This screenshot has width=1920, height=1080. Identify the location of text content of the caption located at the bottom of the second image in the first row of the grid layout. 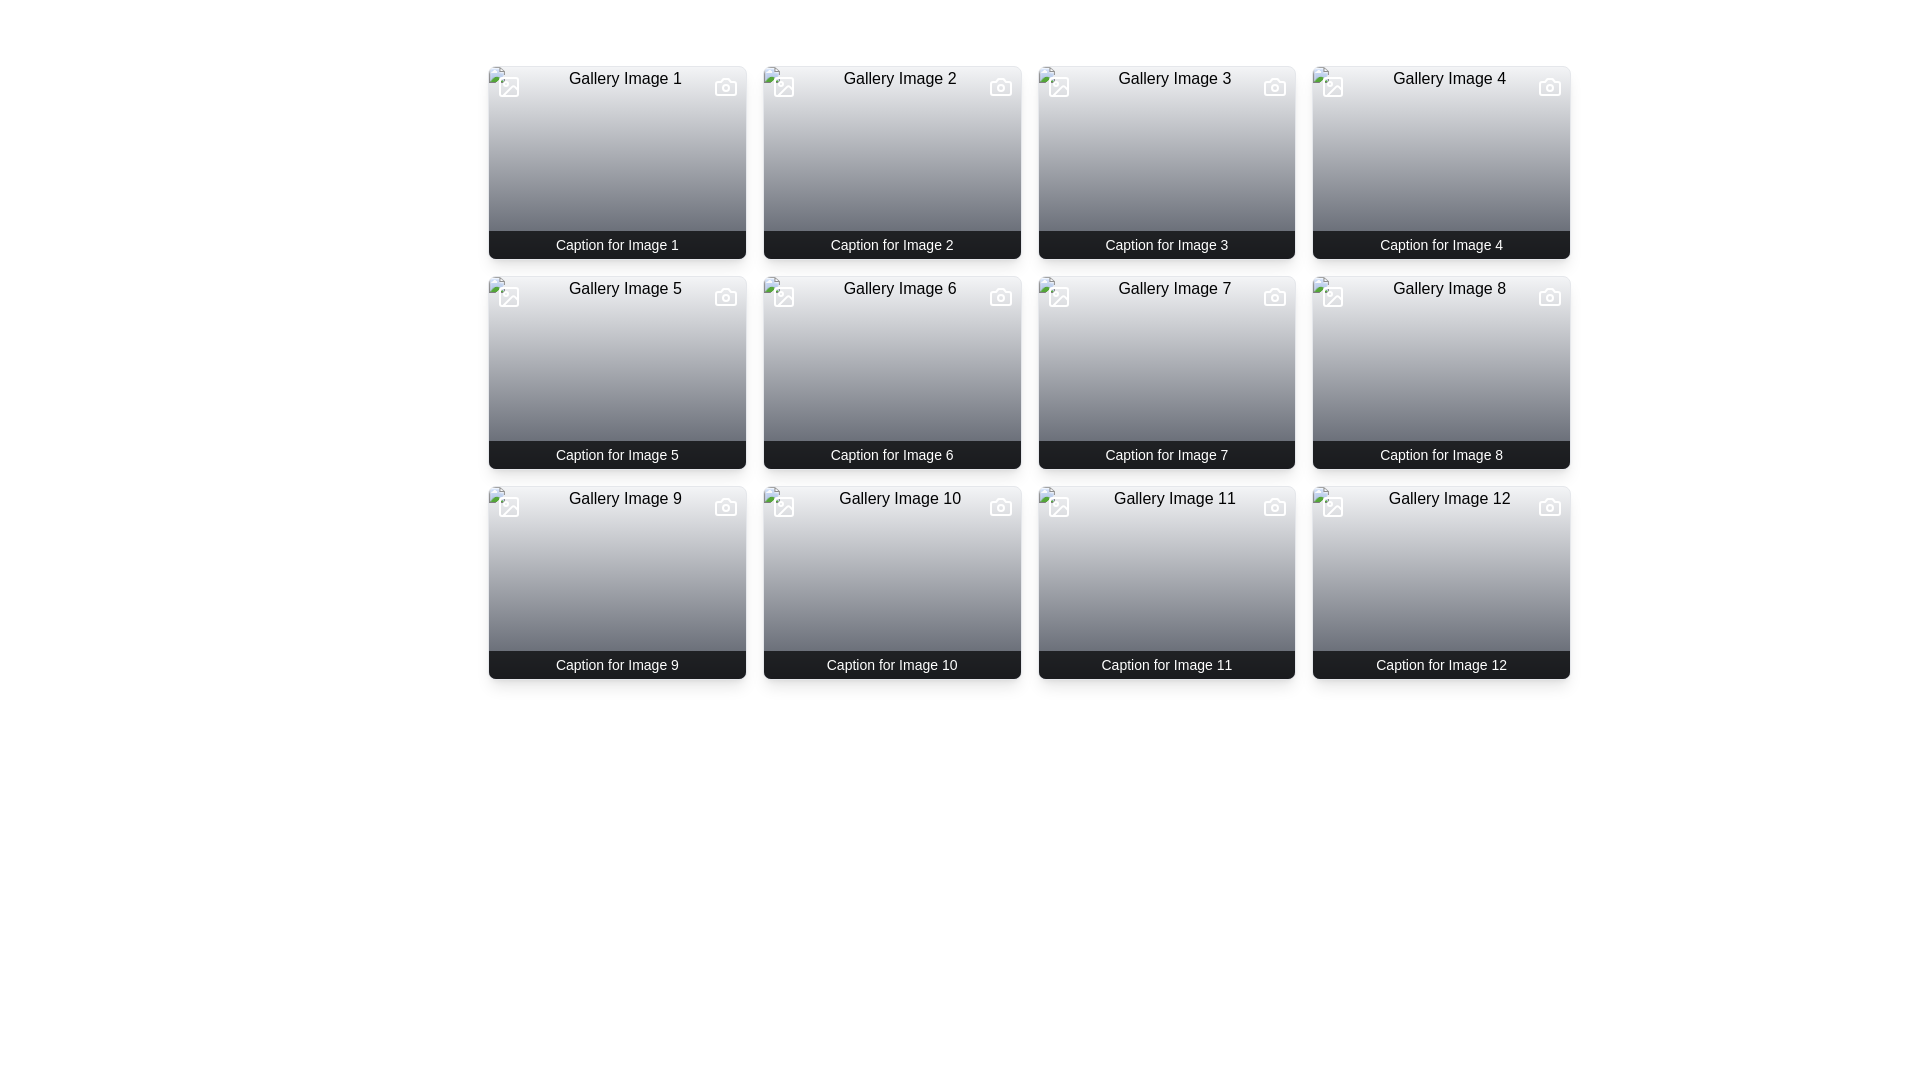
(891, 244).